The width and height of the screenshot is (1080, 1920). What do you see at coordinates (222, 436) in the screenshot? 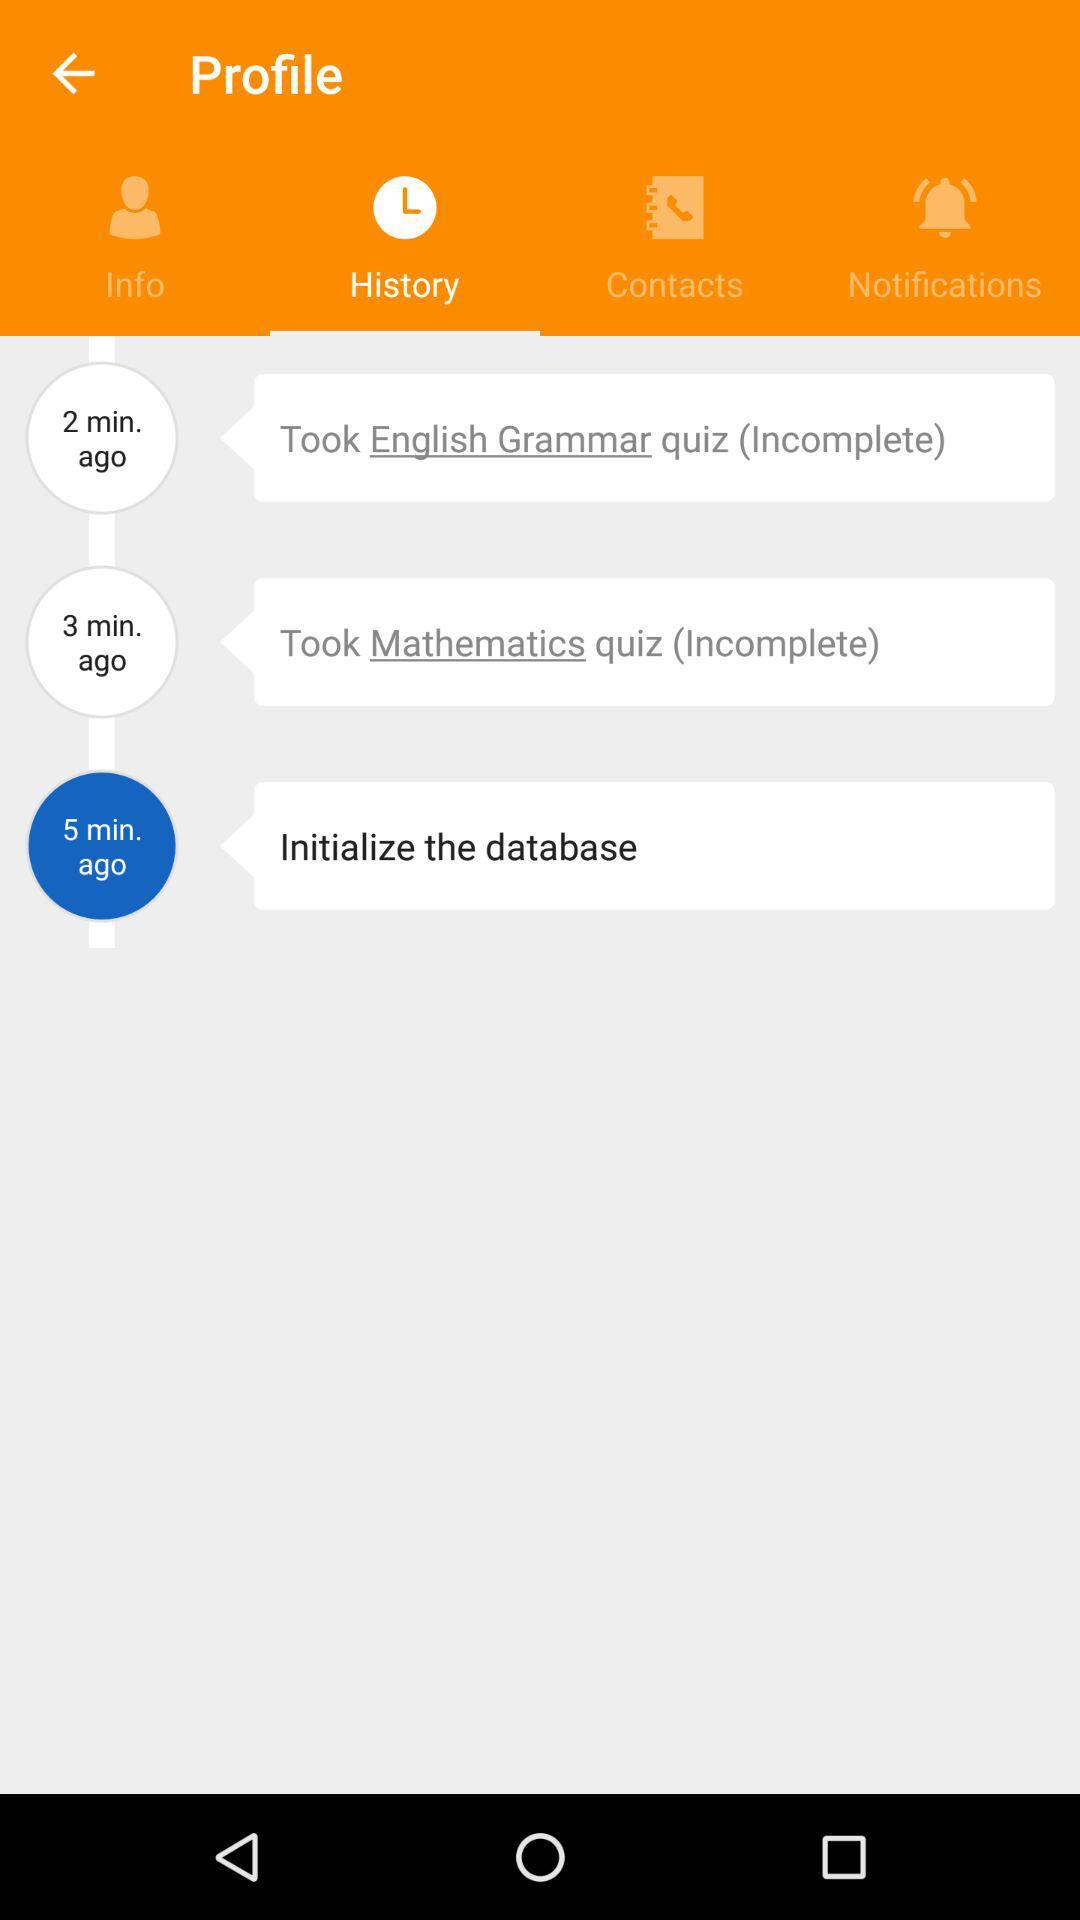
I see `the icon next to took english grammar icon` at bounding box center [222, 436].